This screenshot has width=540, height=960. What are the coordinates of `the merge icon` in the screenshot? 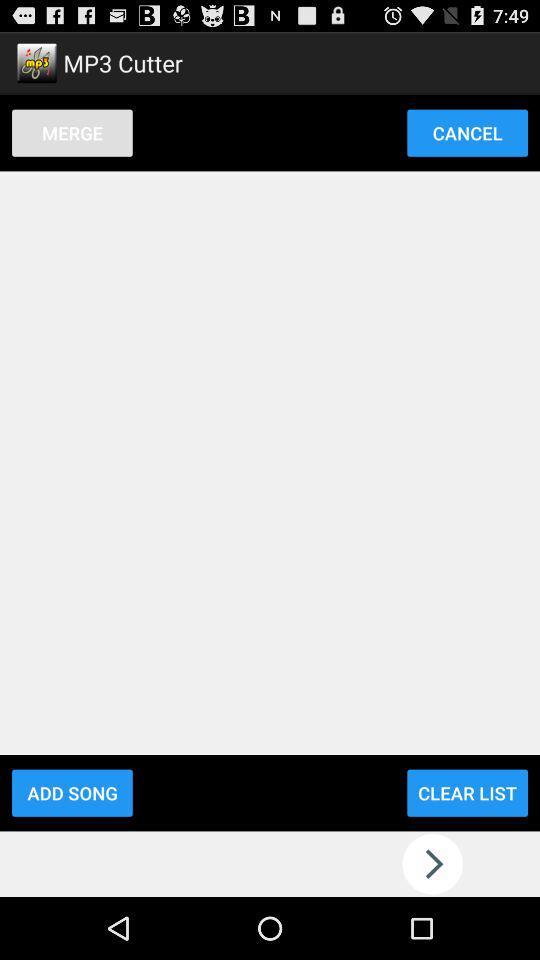 It's located at (71, 131).